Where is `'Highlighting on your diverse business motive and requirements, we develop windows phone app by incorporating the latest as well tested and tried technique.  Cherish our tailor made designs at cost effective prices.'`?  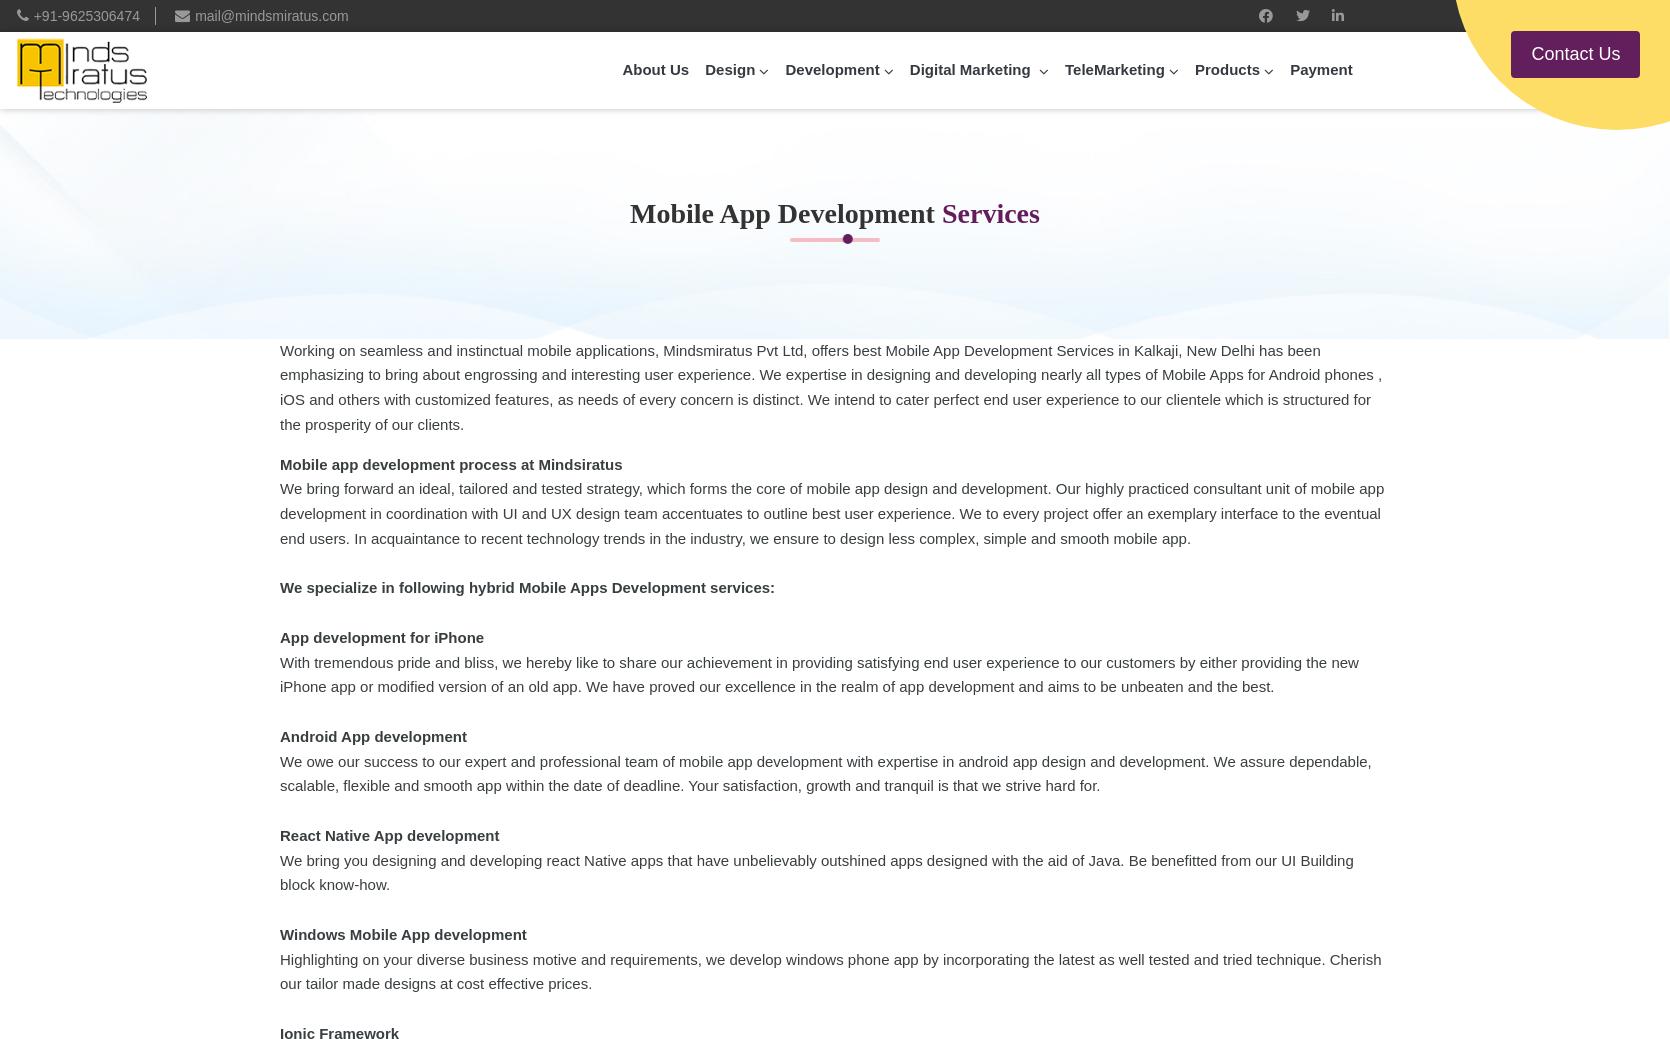 'Highlighting on your diverse business motive and requirements, we develop windows phone app by incorporating the latest as well tested and tried technique.  Cherish our tailor made designs at cost effective prices.' is located at coordinates (279, 971).